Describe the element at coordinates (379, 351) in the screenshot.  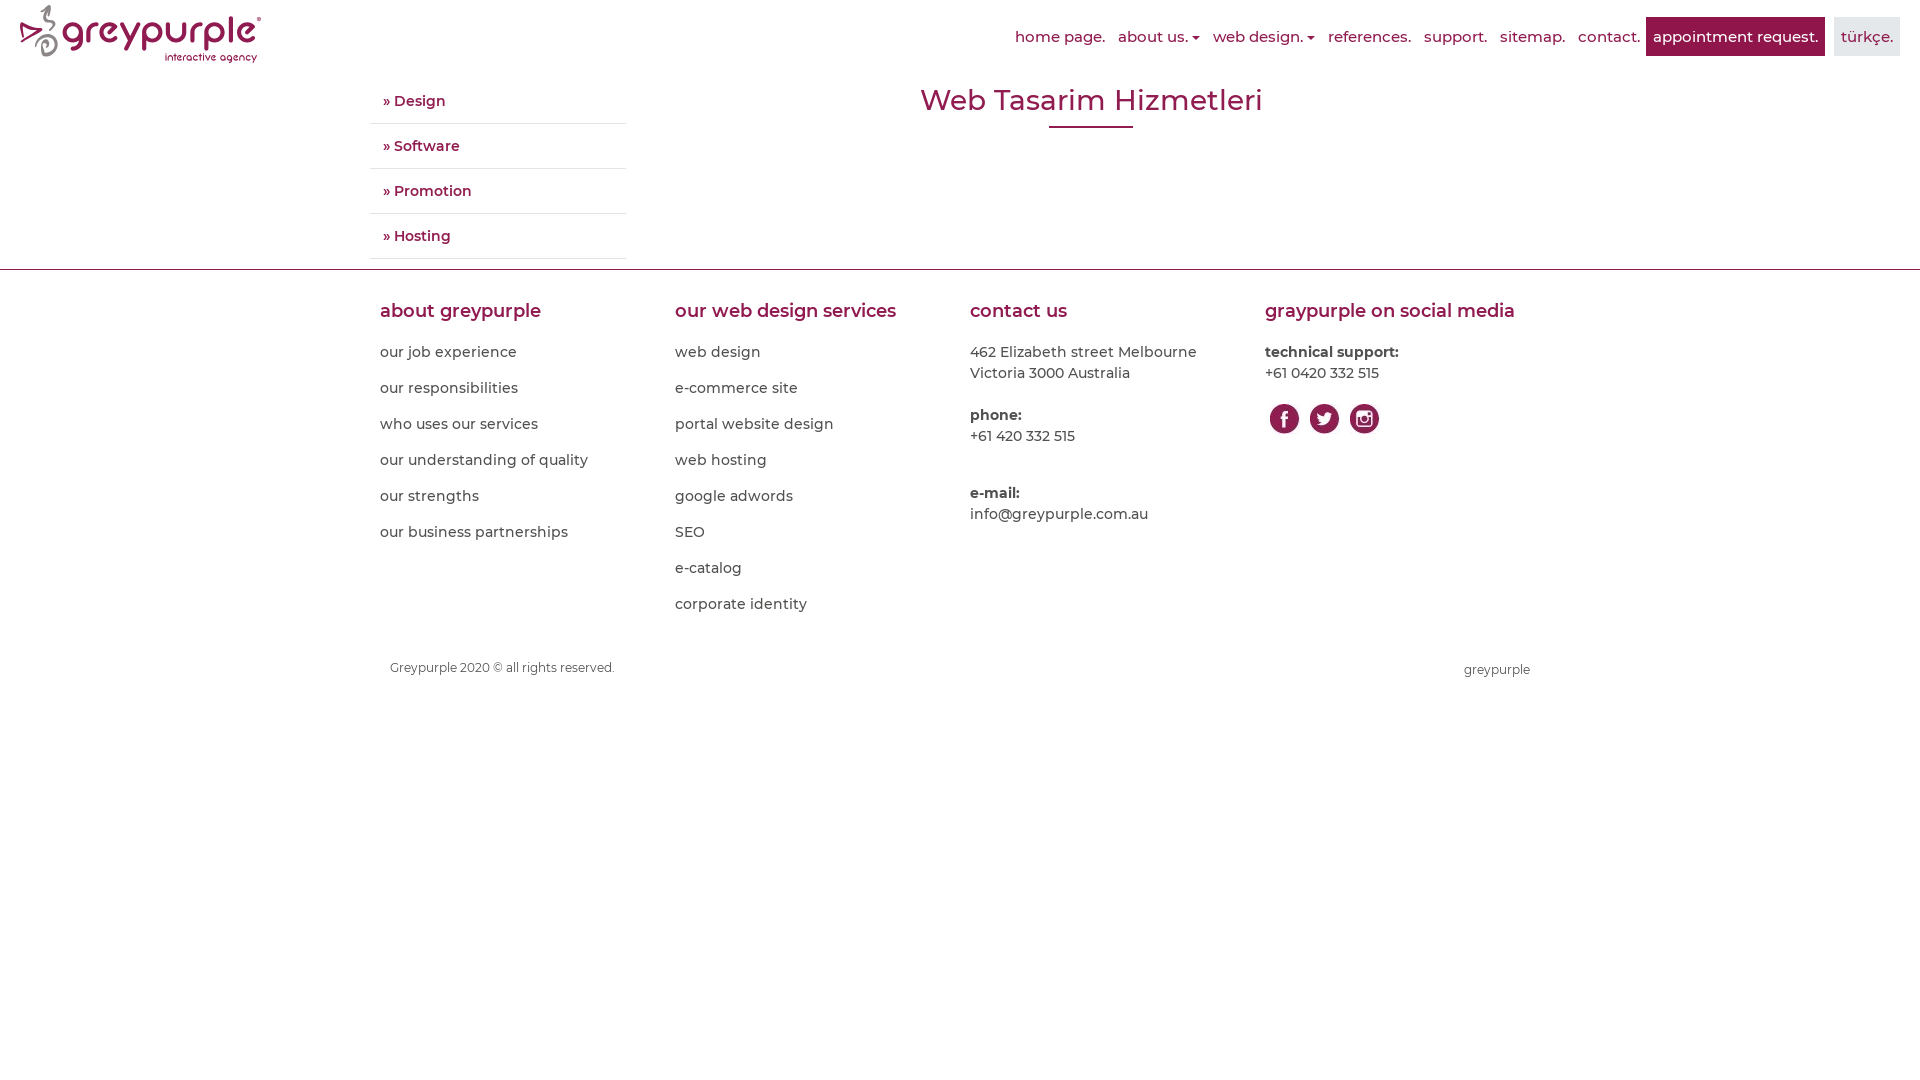
I see `'our job experience'` at that location.